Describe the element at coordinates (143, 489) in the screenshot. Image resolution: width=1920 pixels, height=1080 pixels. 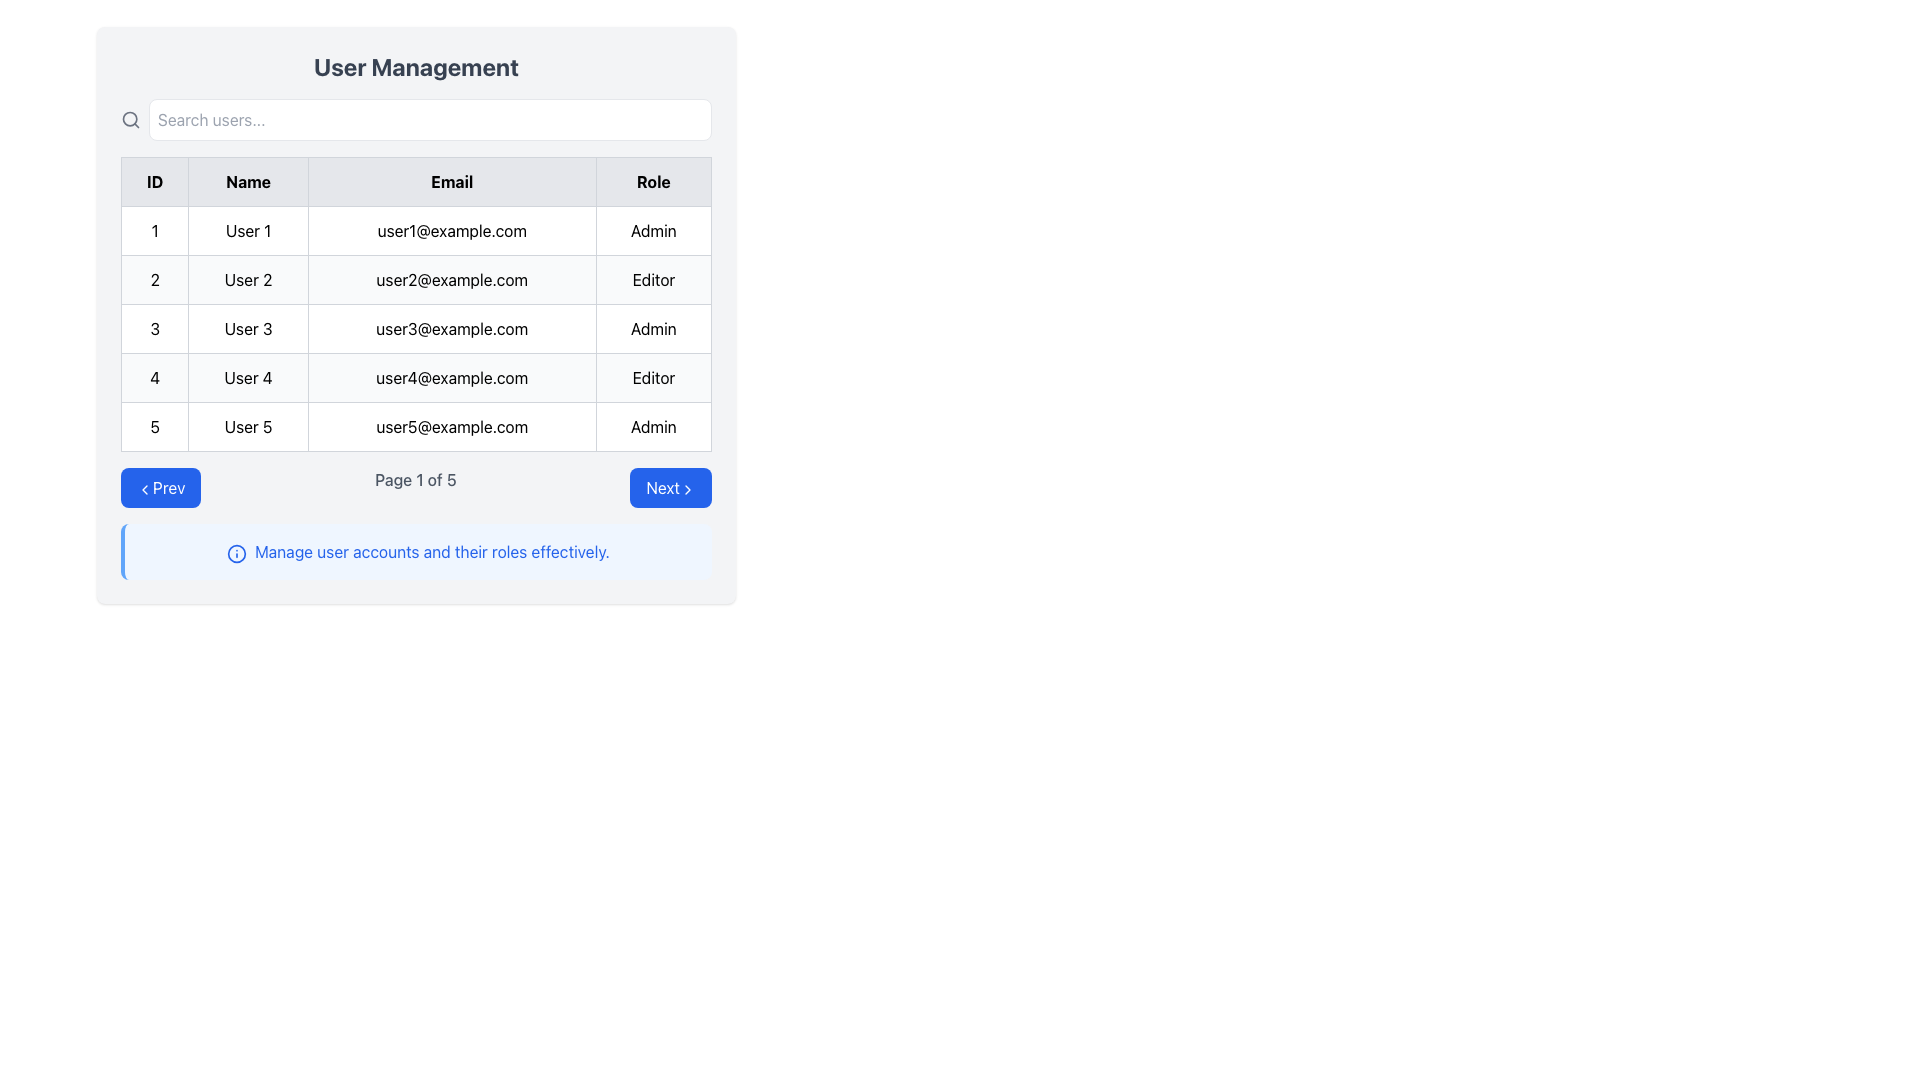
I see `the 'Prev' button by clicking on the chevron icon located to the left of the 'Prev' text label, which triggers backward navigation` at that location.